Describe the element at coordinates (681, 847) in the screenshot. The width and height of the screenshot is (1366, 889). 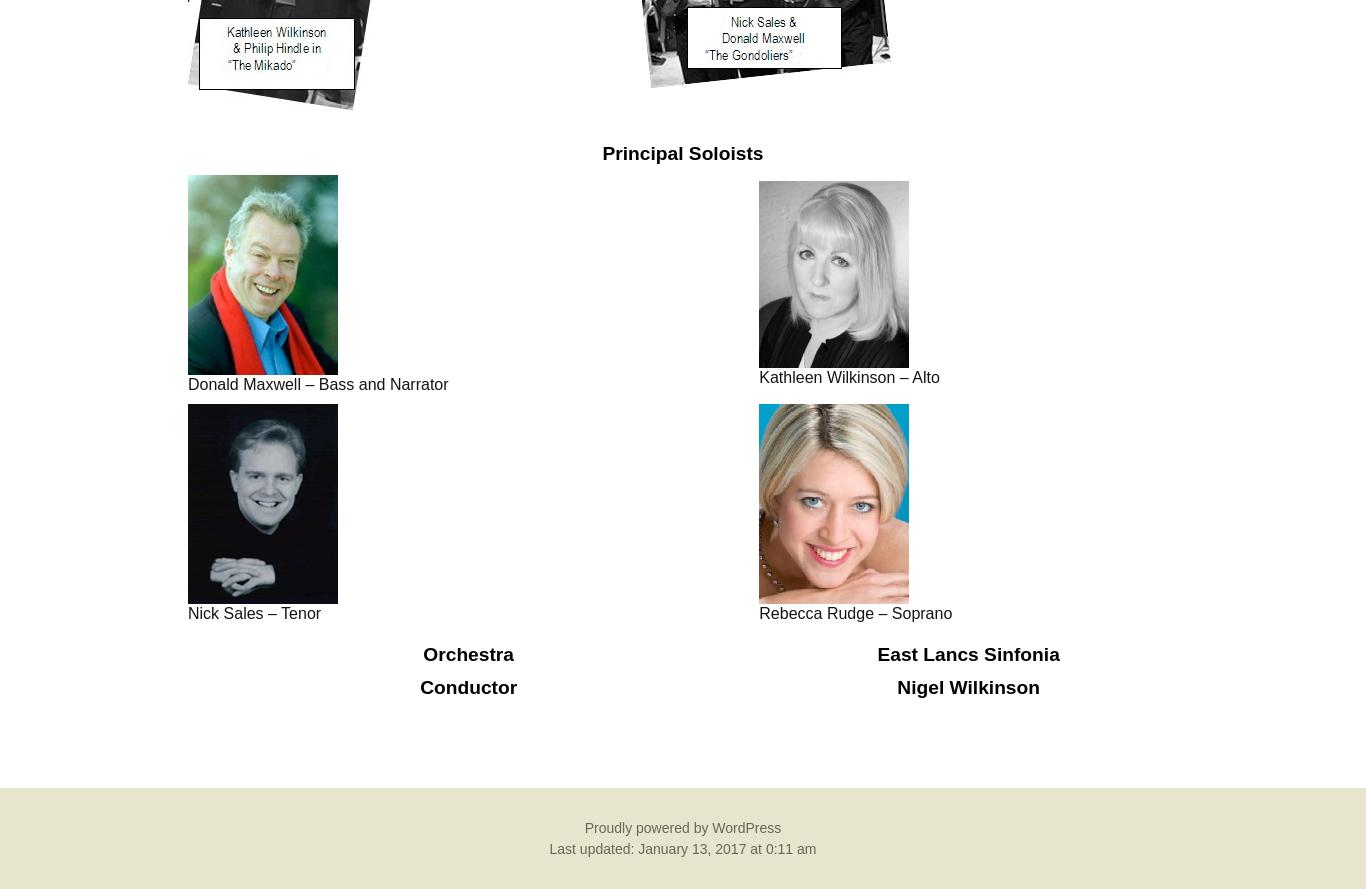
I see `'Last updated: January 13, 2017 at 0:11 am'` at that location.